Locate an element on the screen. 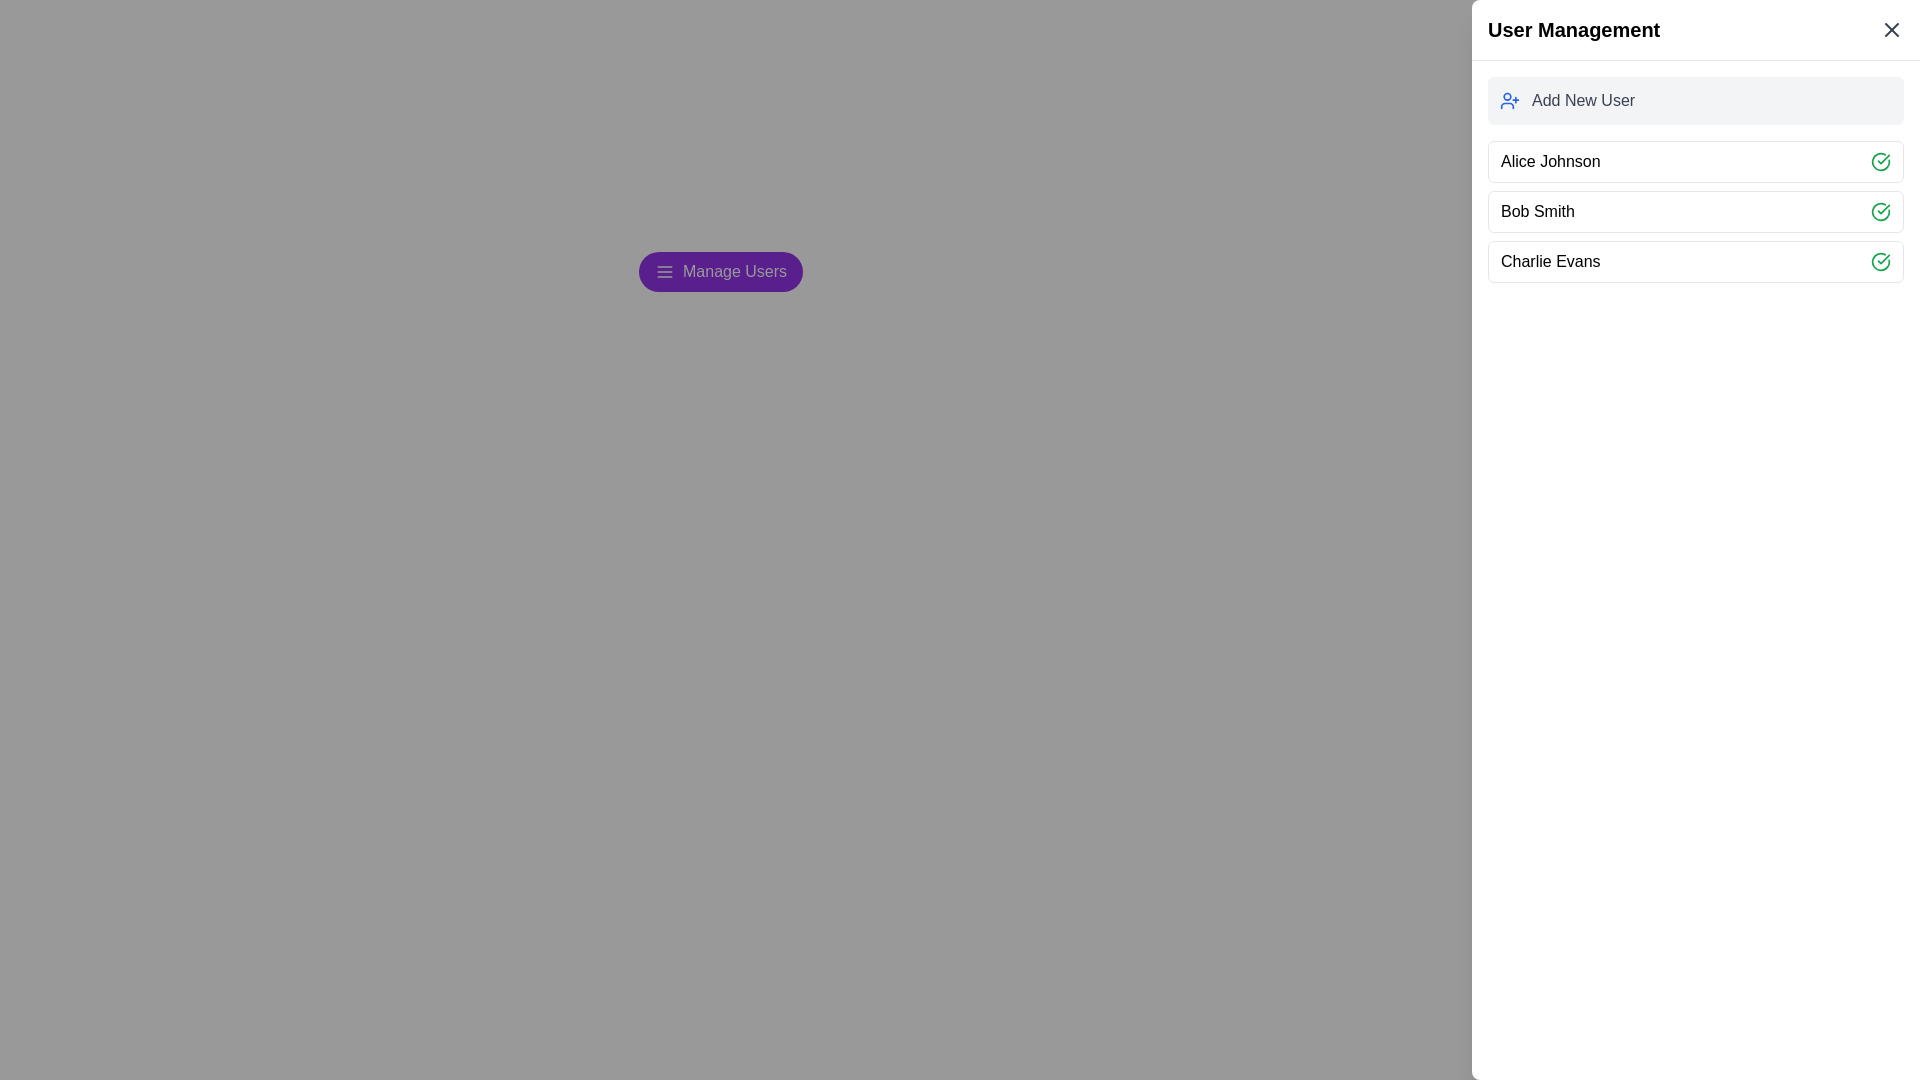  the static text label reading 'User Management', which is styled in bold and larger font, located at the top of a white sidebar interface with a light gray background is located at coordinates (1573, 30).